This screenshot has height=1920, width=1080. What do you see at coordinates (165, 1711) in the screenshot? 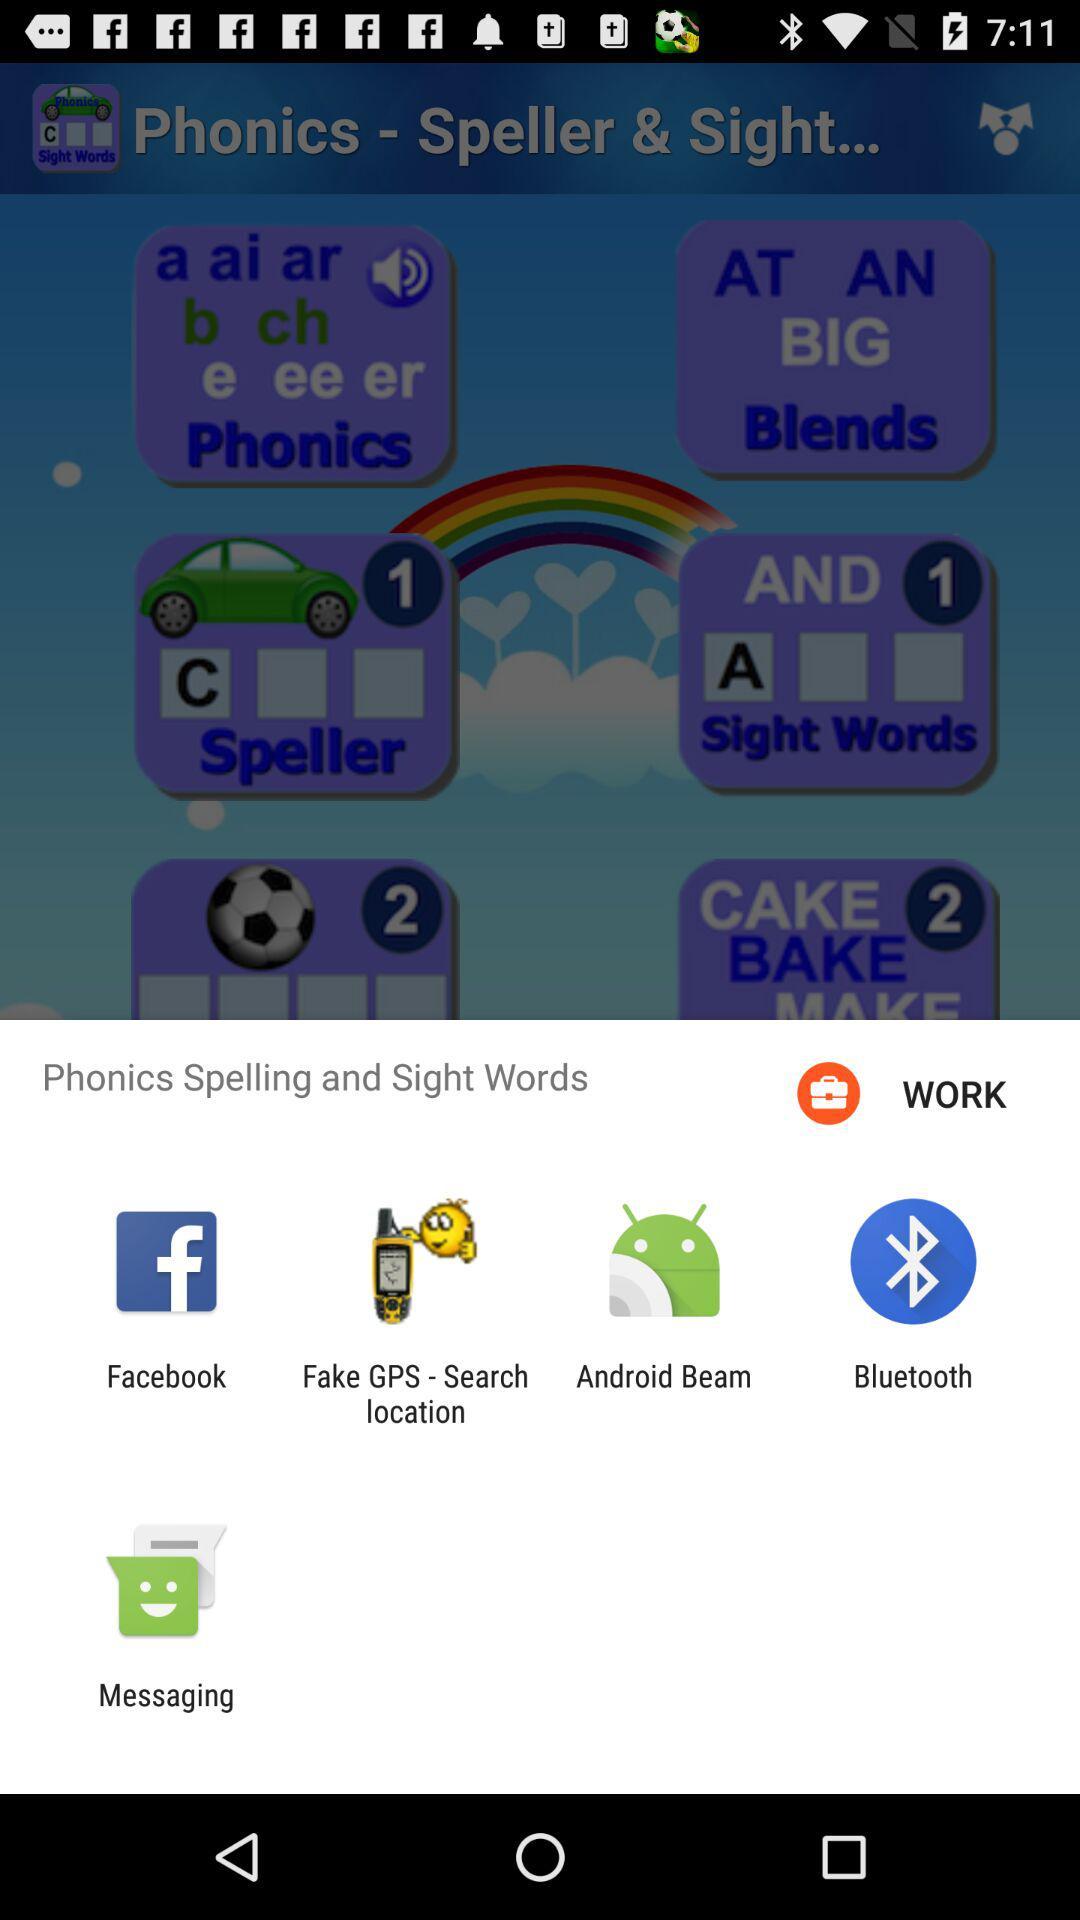
I see `the messaging icon` at bounding box center [165, 1711].